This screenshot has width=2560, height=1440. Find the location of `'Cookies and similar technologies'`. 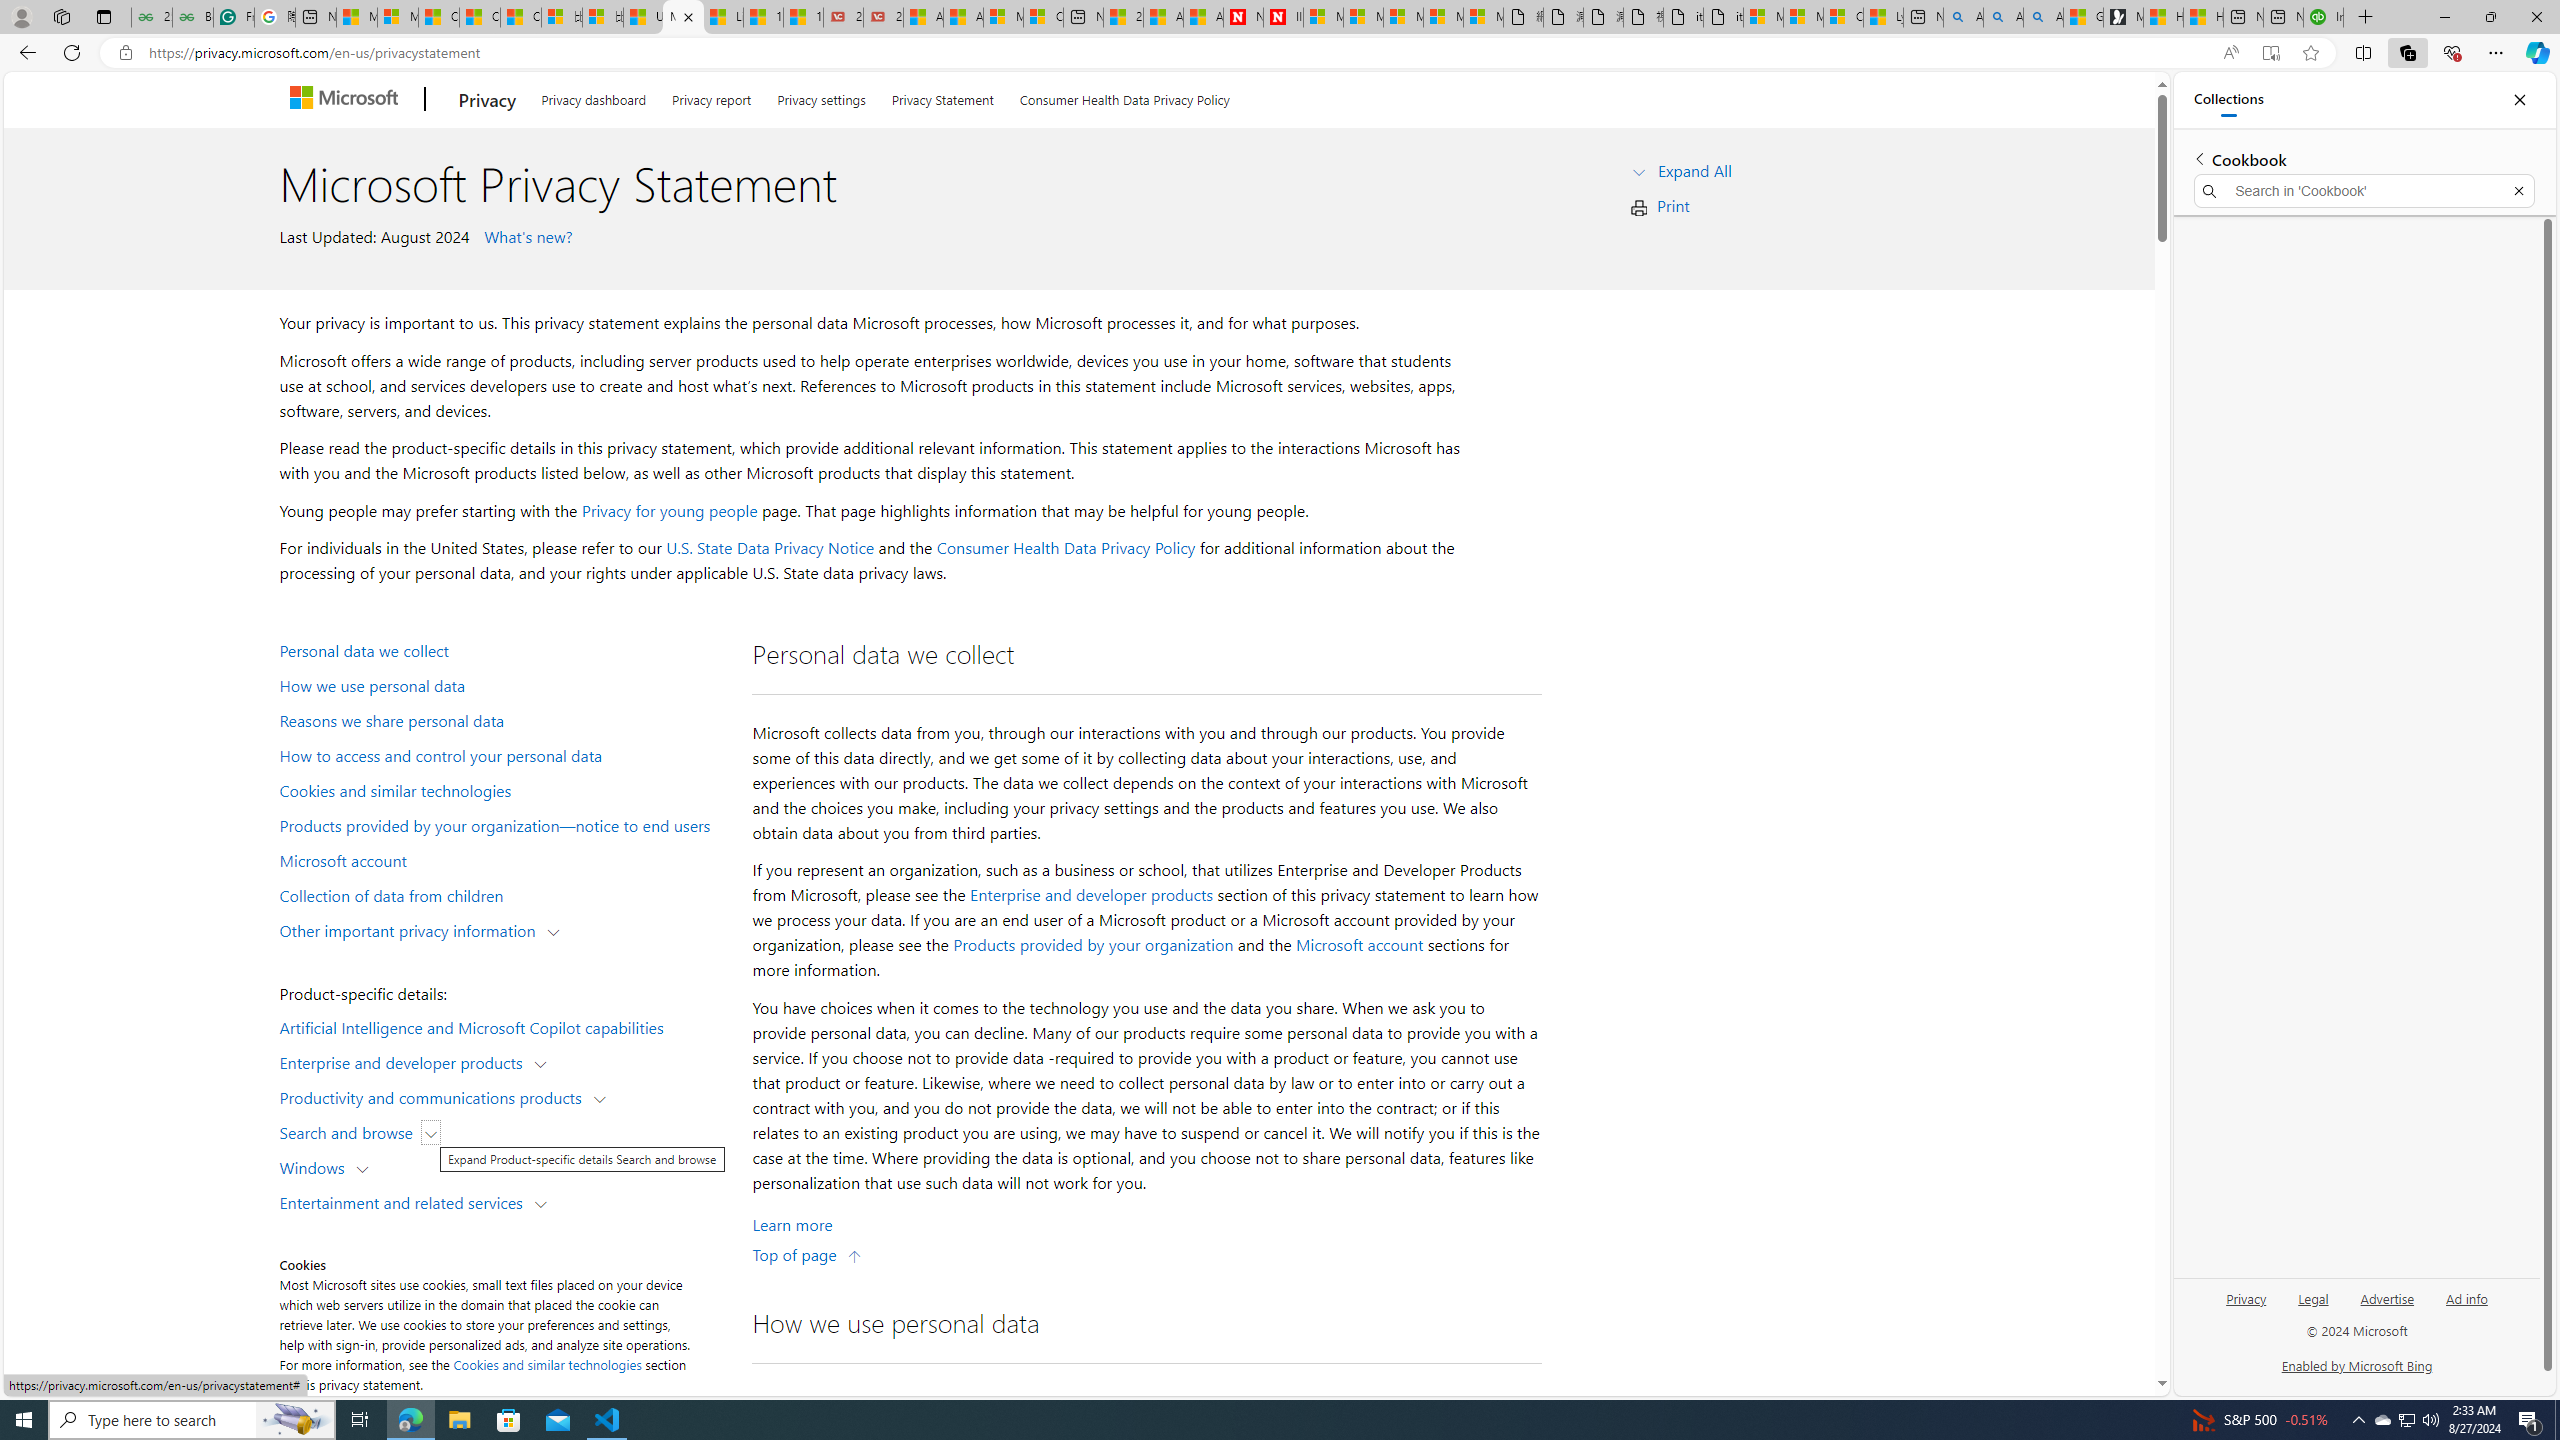

'Cookies and similar technologies' is located at coordinates (546, 1363).